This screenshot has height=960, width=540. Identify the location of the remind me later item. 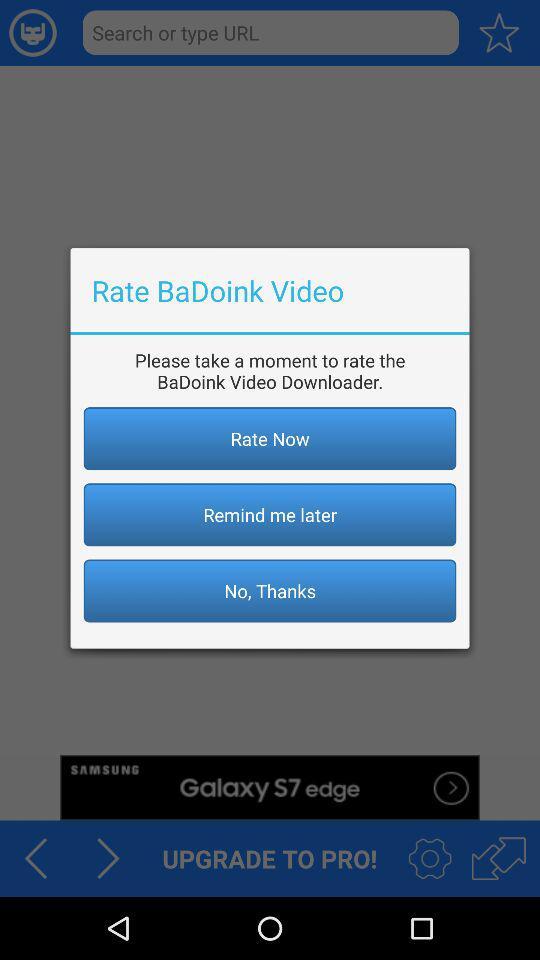
(270, 513).